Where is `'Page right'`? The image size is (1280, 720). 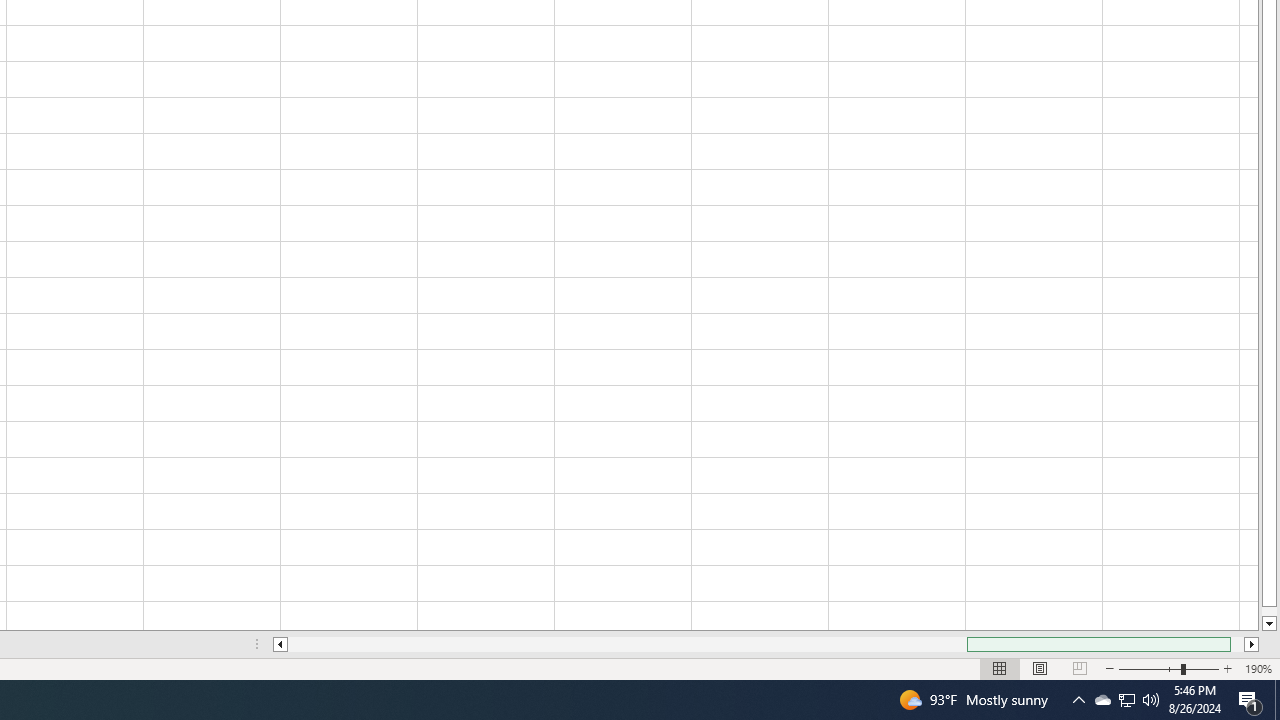 'Page right' is located at coordinates (1236, 644).